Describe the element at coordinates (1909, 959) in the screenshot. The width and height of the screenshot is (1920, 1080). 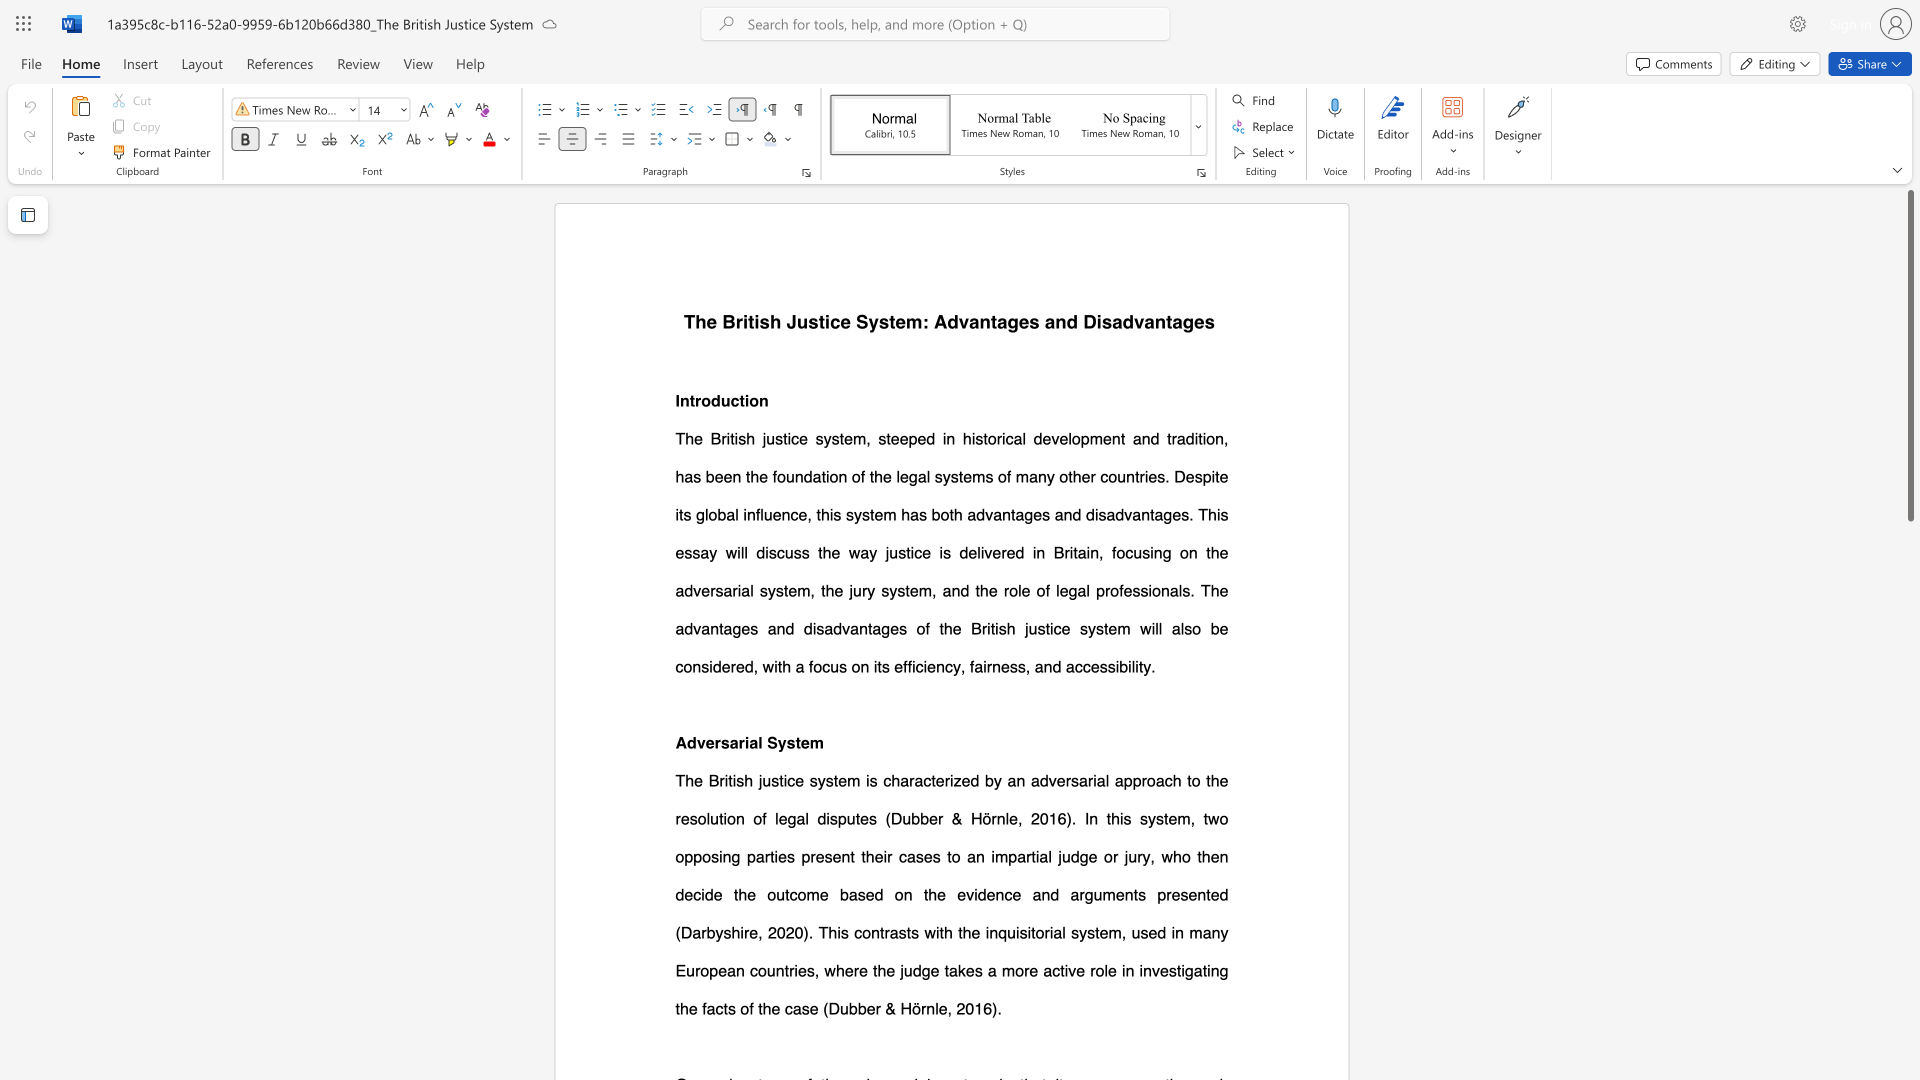
I see `the scrollbar on the right side to scroll the page down` at that location.